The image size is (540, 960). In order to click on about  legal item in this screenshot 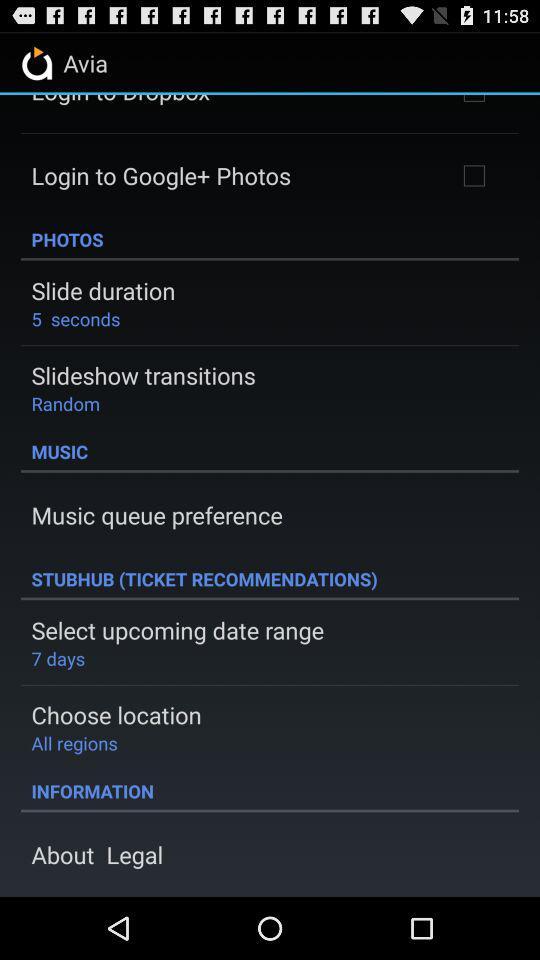, I will do `click(96, 853)`.